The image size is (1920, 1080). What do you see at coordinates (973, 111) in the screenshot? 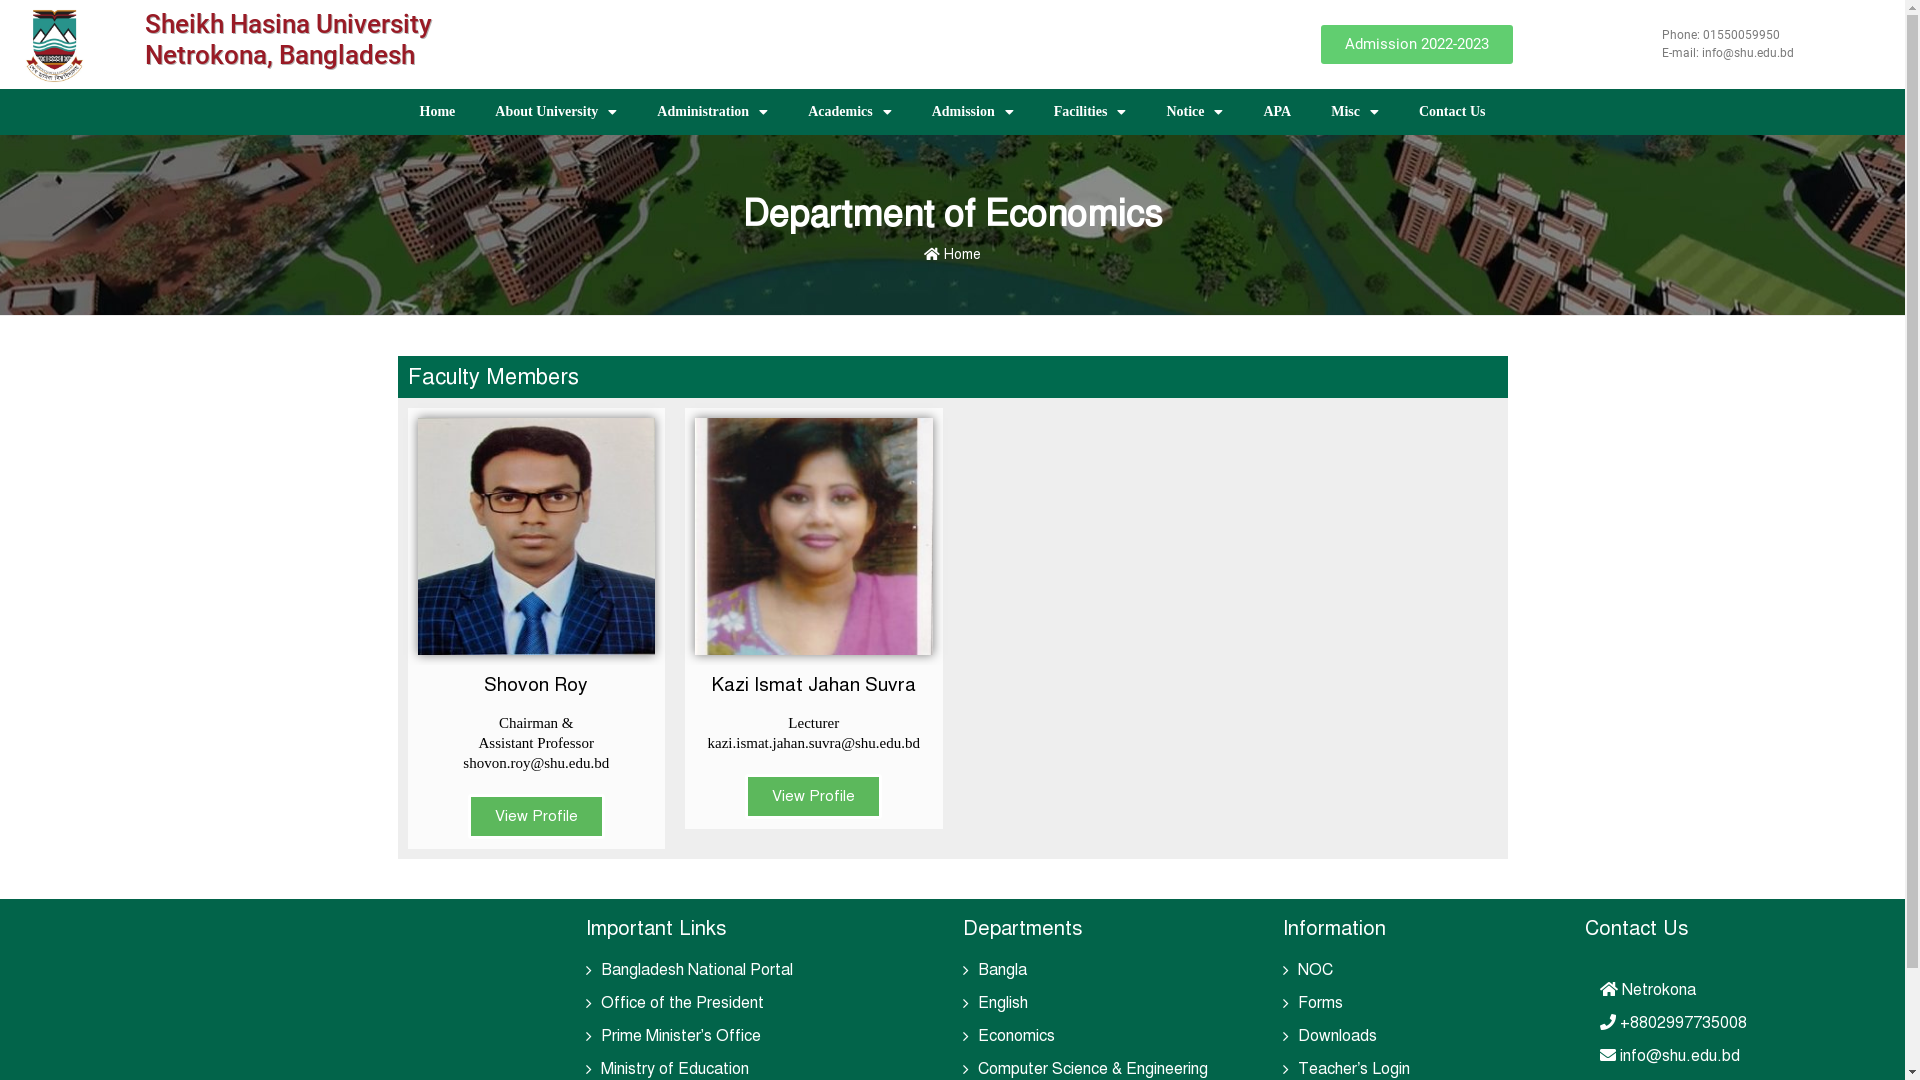
I see `'Admission'` at bounding box center [973, 111].